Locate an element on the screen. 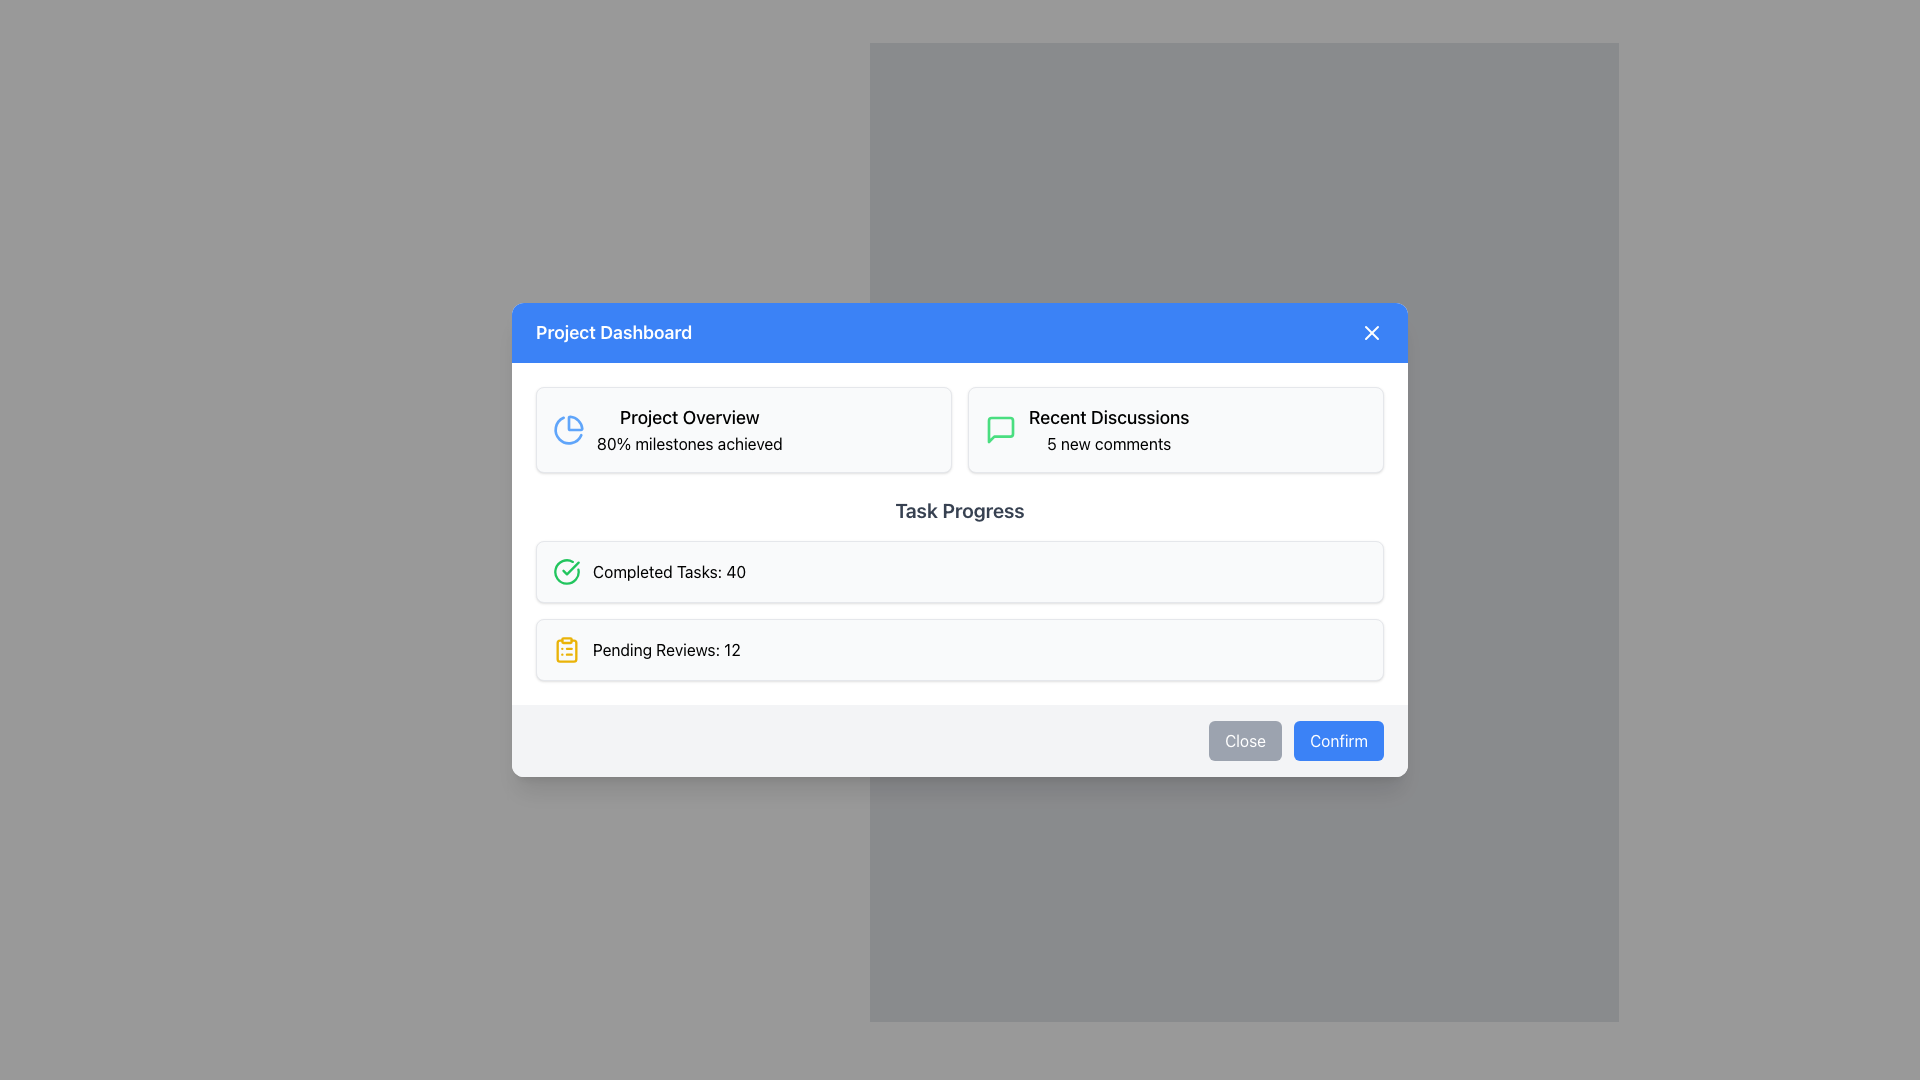 The image size is (1920, 1080). 'Project Overview' text label, which is a bold, larger font style located in the upper left section of the central panel, above the '80% milestones achieved' text is located at coordinates (689, 416).